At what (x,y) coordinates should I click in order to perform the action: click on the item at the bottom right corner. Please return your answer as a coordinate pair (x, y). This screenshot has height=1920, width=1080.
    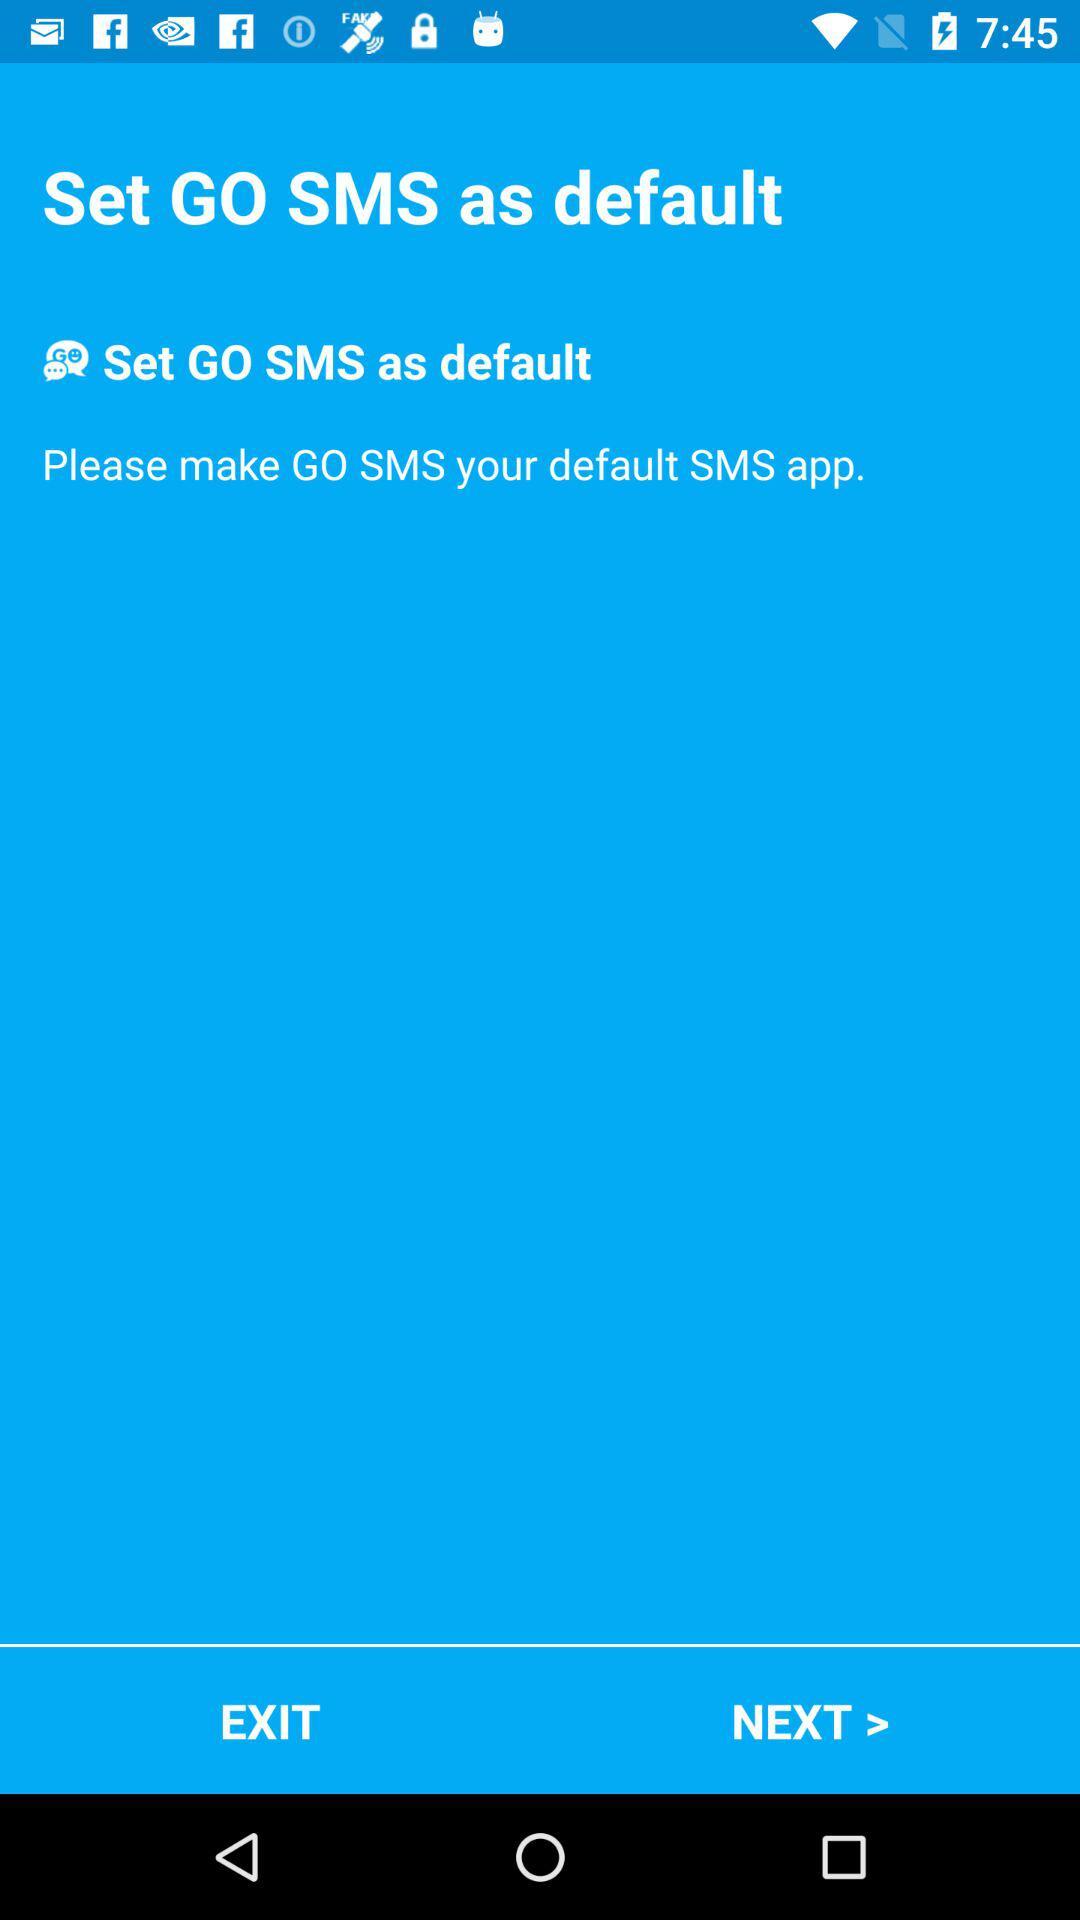
    Looking at the image, I should click on (810, 1719).